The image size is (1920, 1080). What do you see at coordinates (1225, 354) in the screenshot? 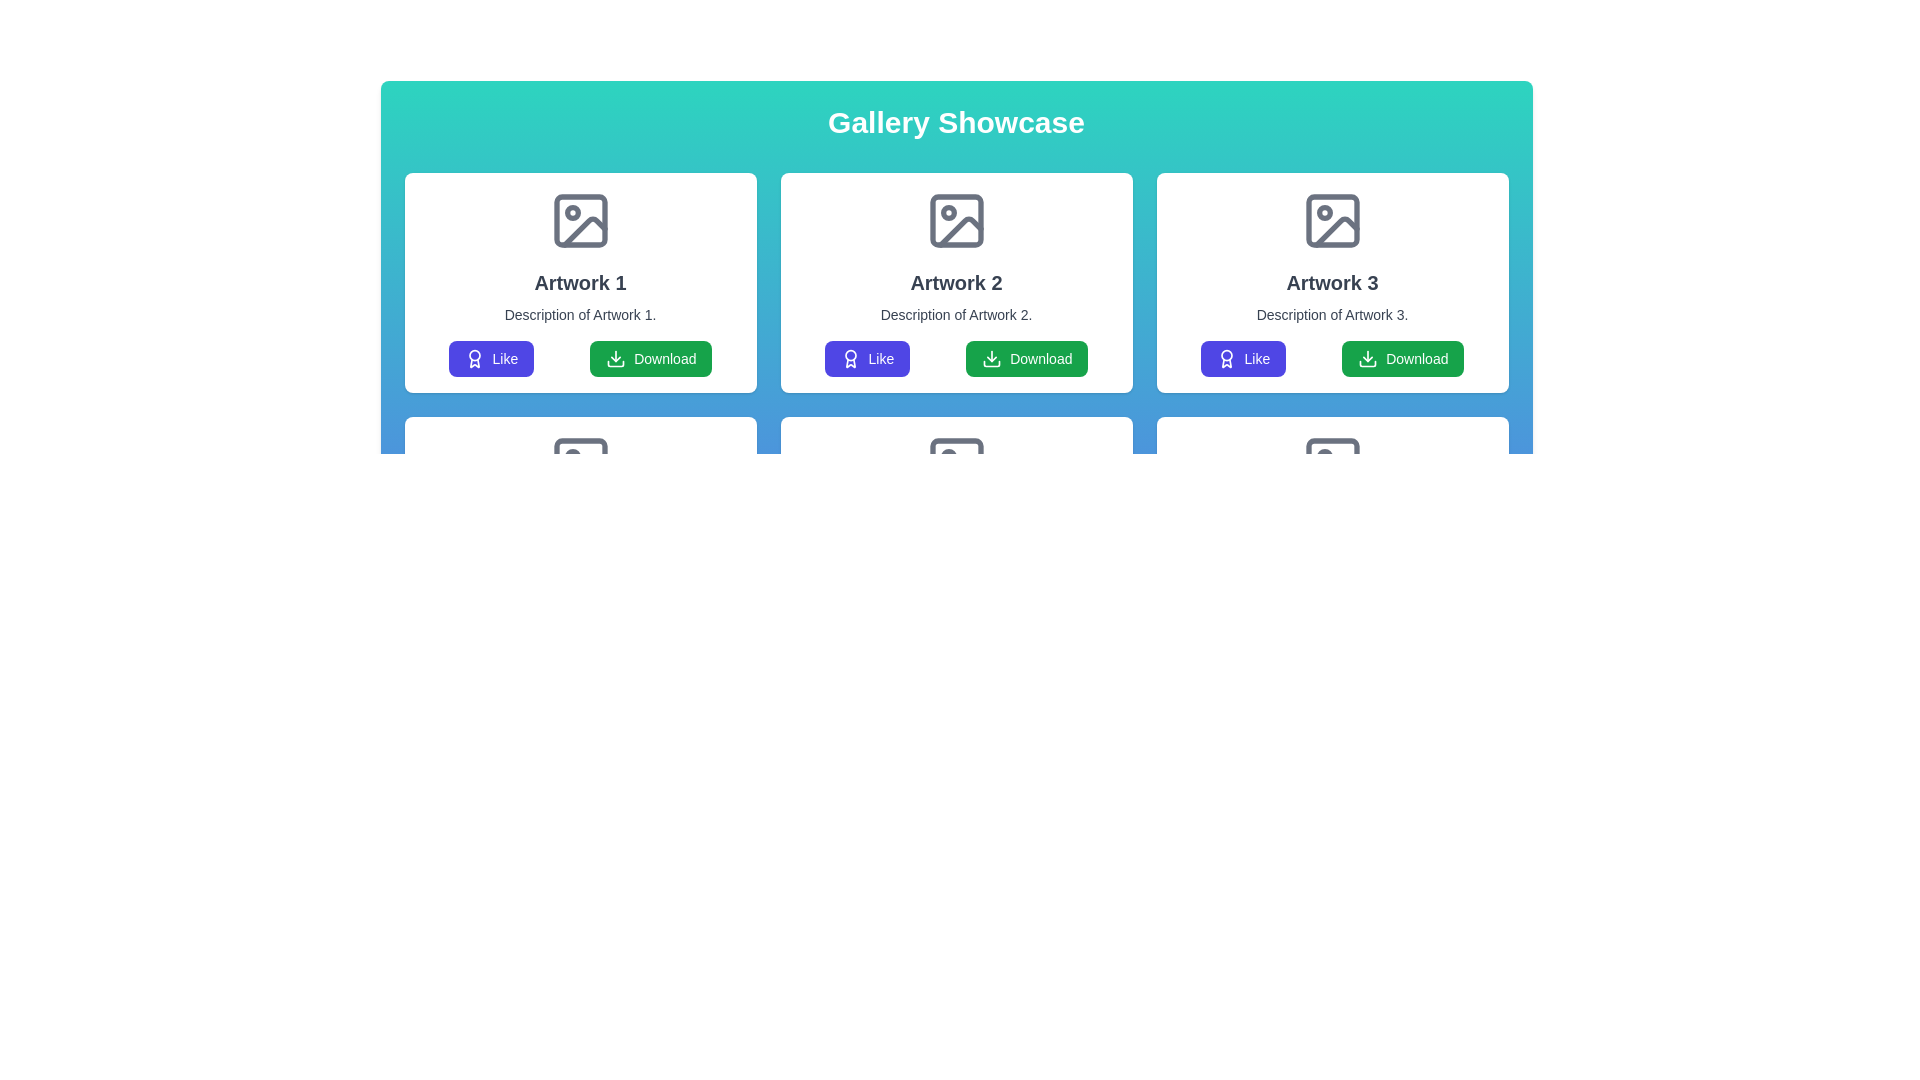
I see `the circular SVG element that is part of an award or badge icon, located to the left of the 'Like' button beneath the 'Artwork 3' section in the gallery showcase` at bounding box center [1225, 354].